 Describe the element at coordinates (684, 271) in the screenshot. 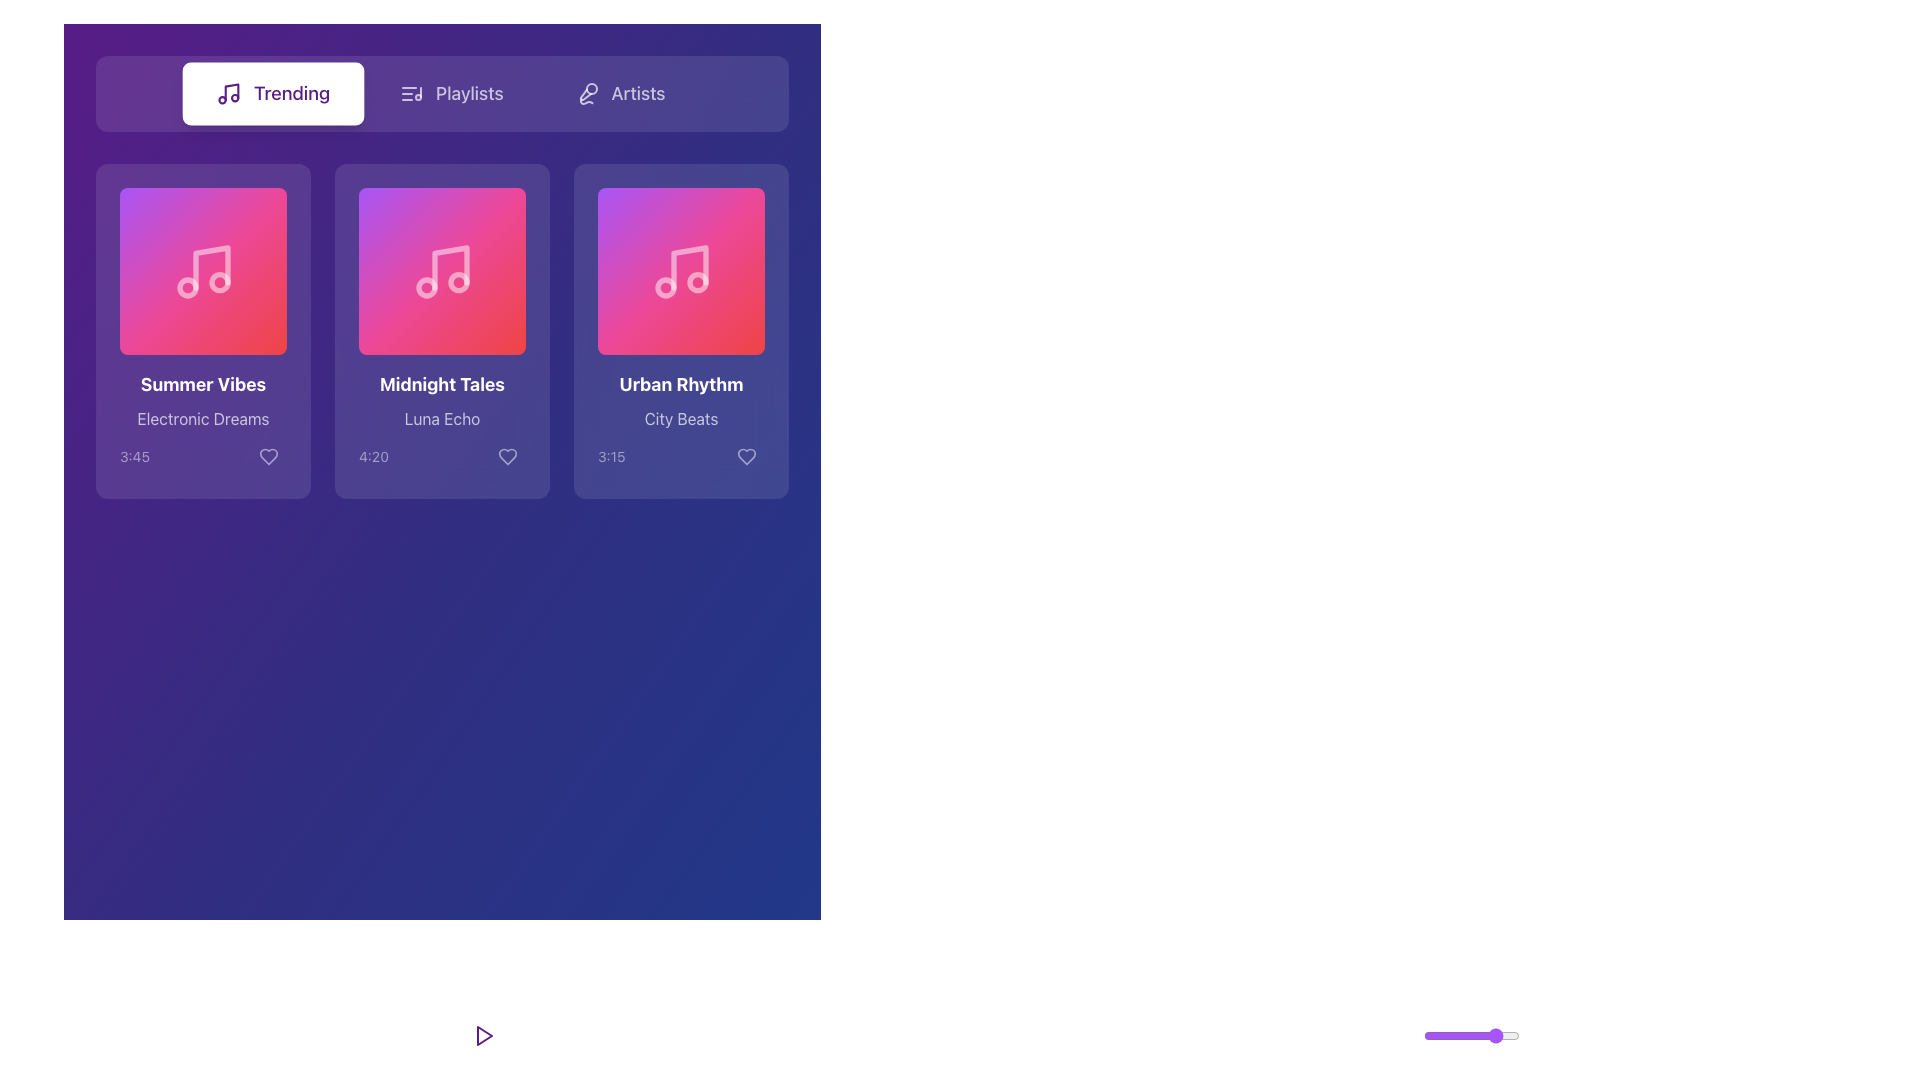

I see `the triangular play button icon located in the center of the 'Urban Rhythm' card, which is the third card in a horizontal set of three cards` at that location.